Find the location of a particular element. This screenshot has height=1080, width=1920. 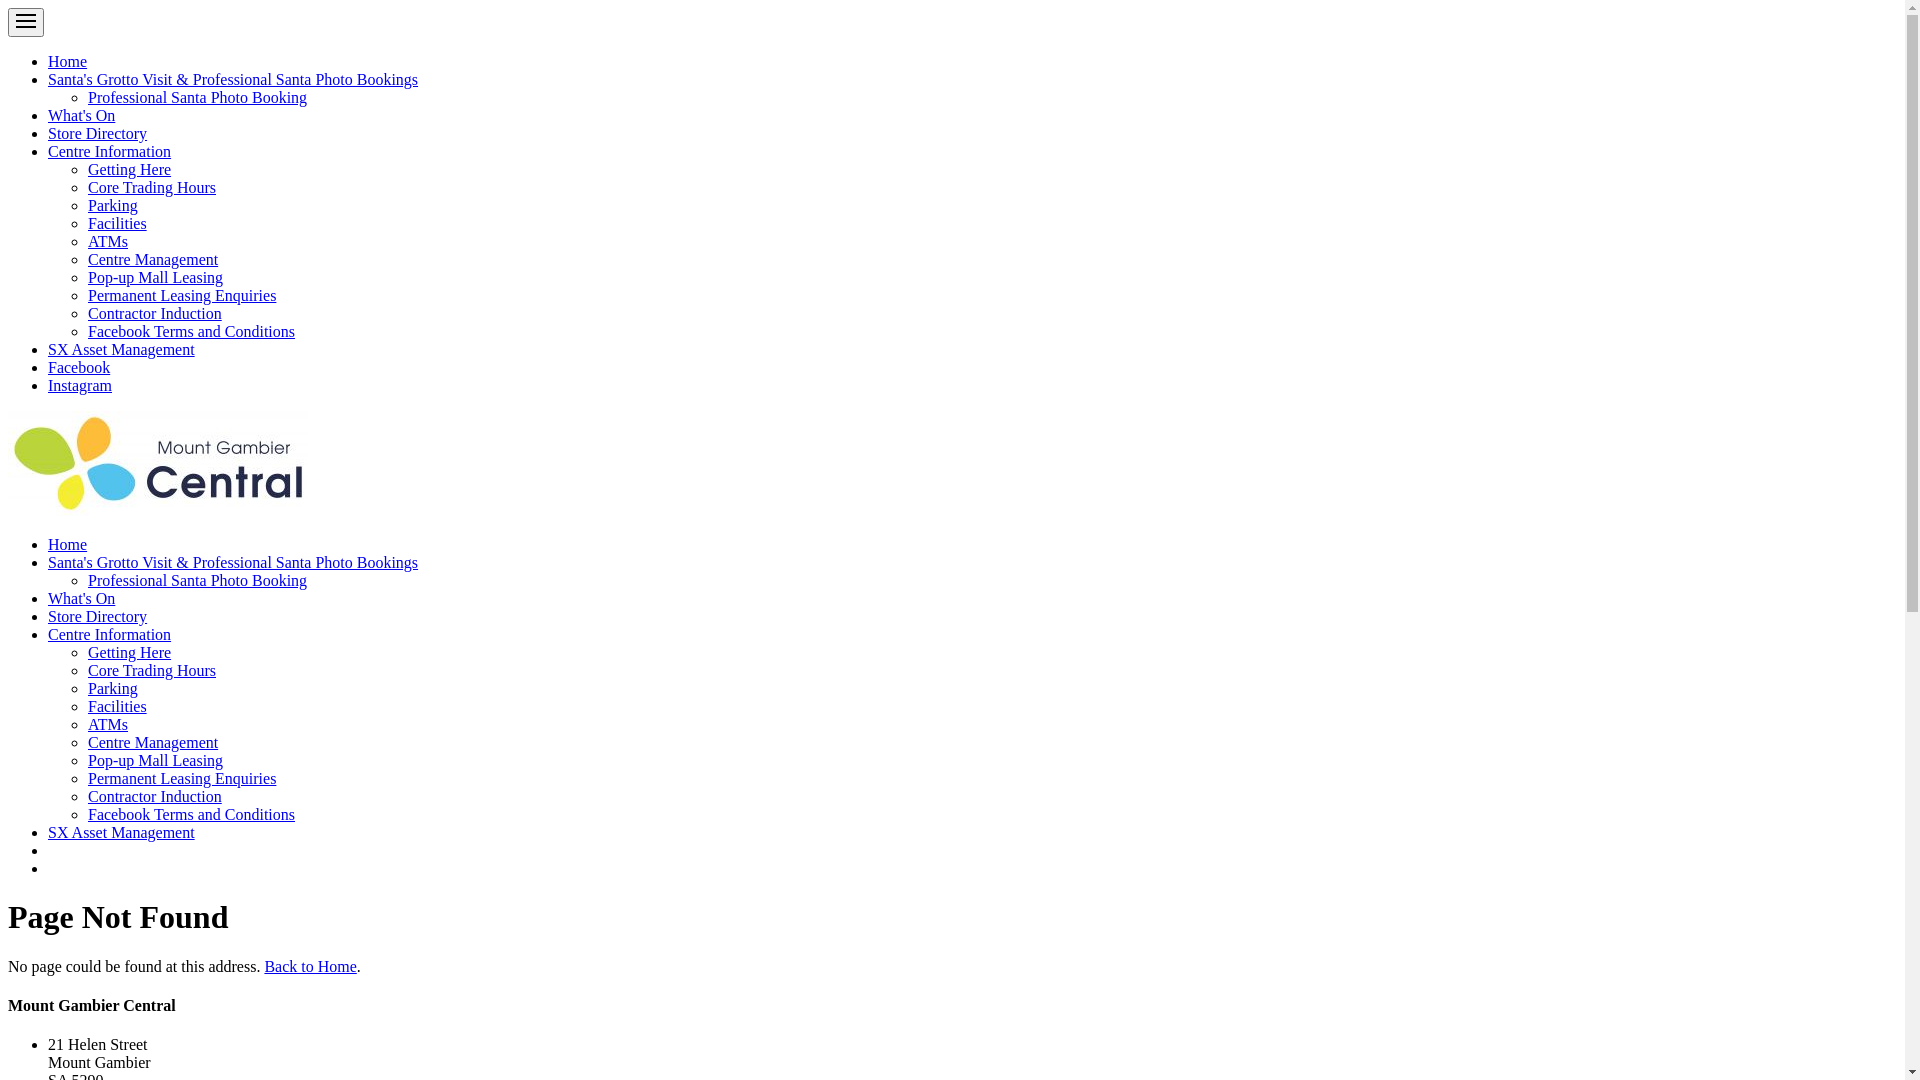

'Store Directory' is located at coordinates (96, 133).